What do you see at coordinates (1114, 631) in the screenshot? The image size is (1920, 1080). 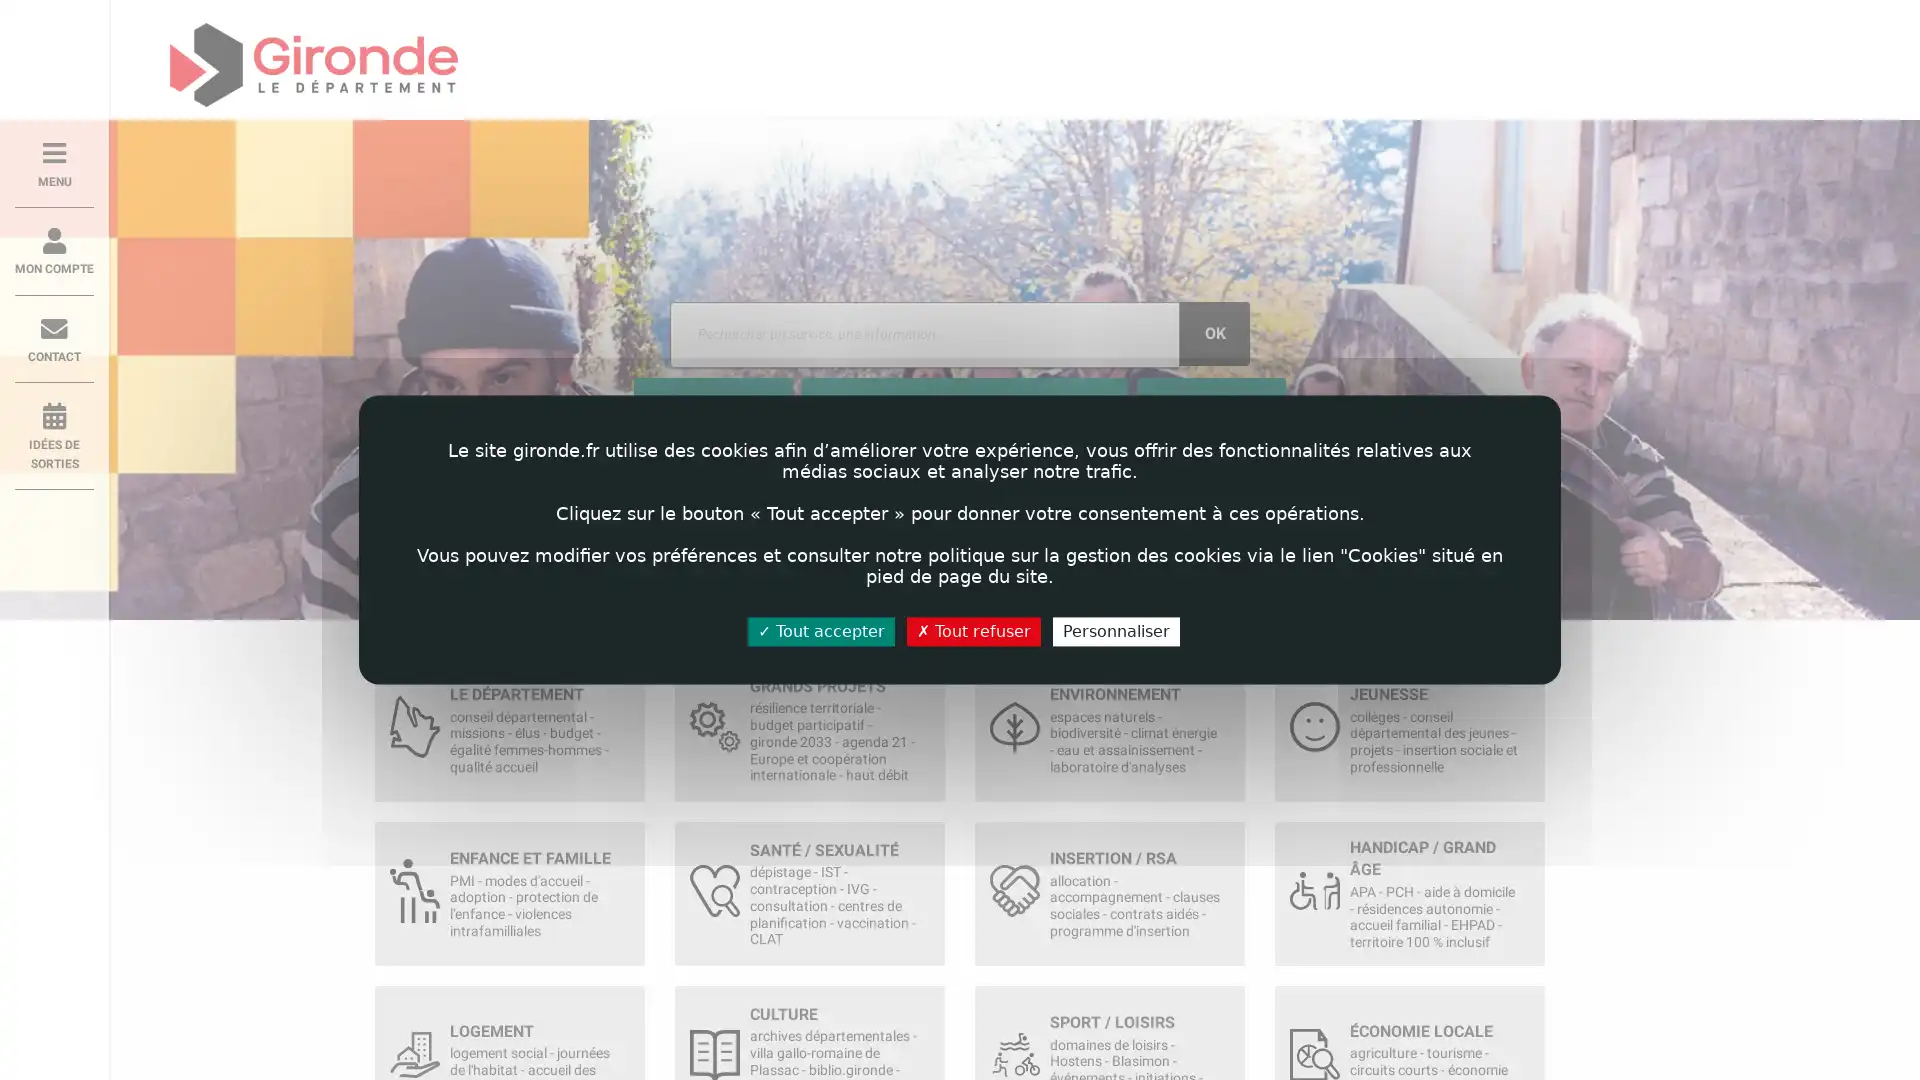 I see `Personnaliser` at bounding box center [1114, 631].